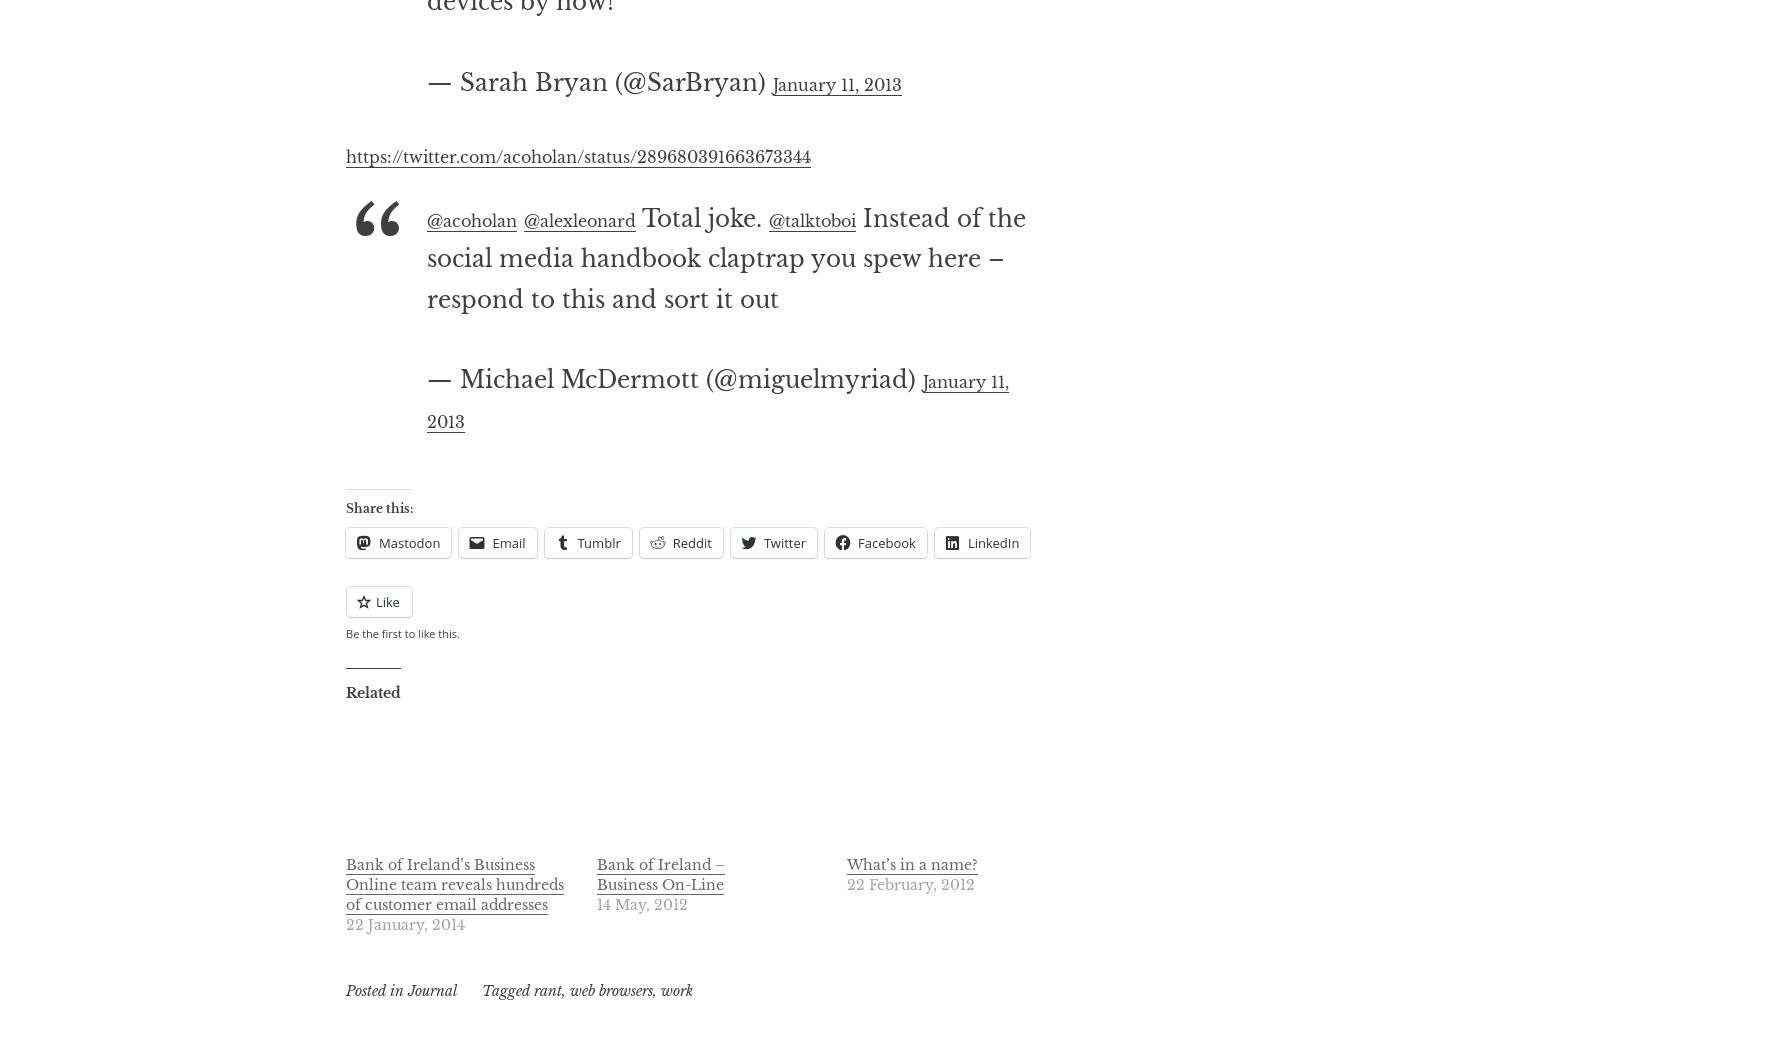 This screenshot has width=1780, height=1037. What do you see at coordinates (378, 588) in the screenshot?
I see `'Share this:'` at bounding box center [378, 588].